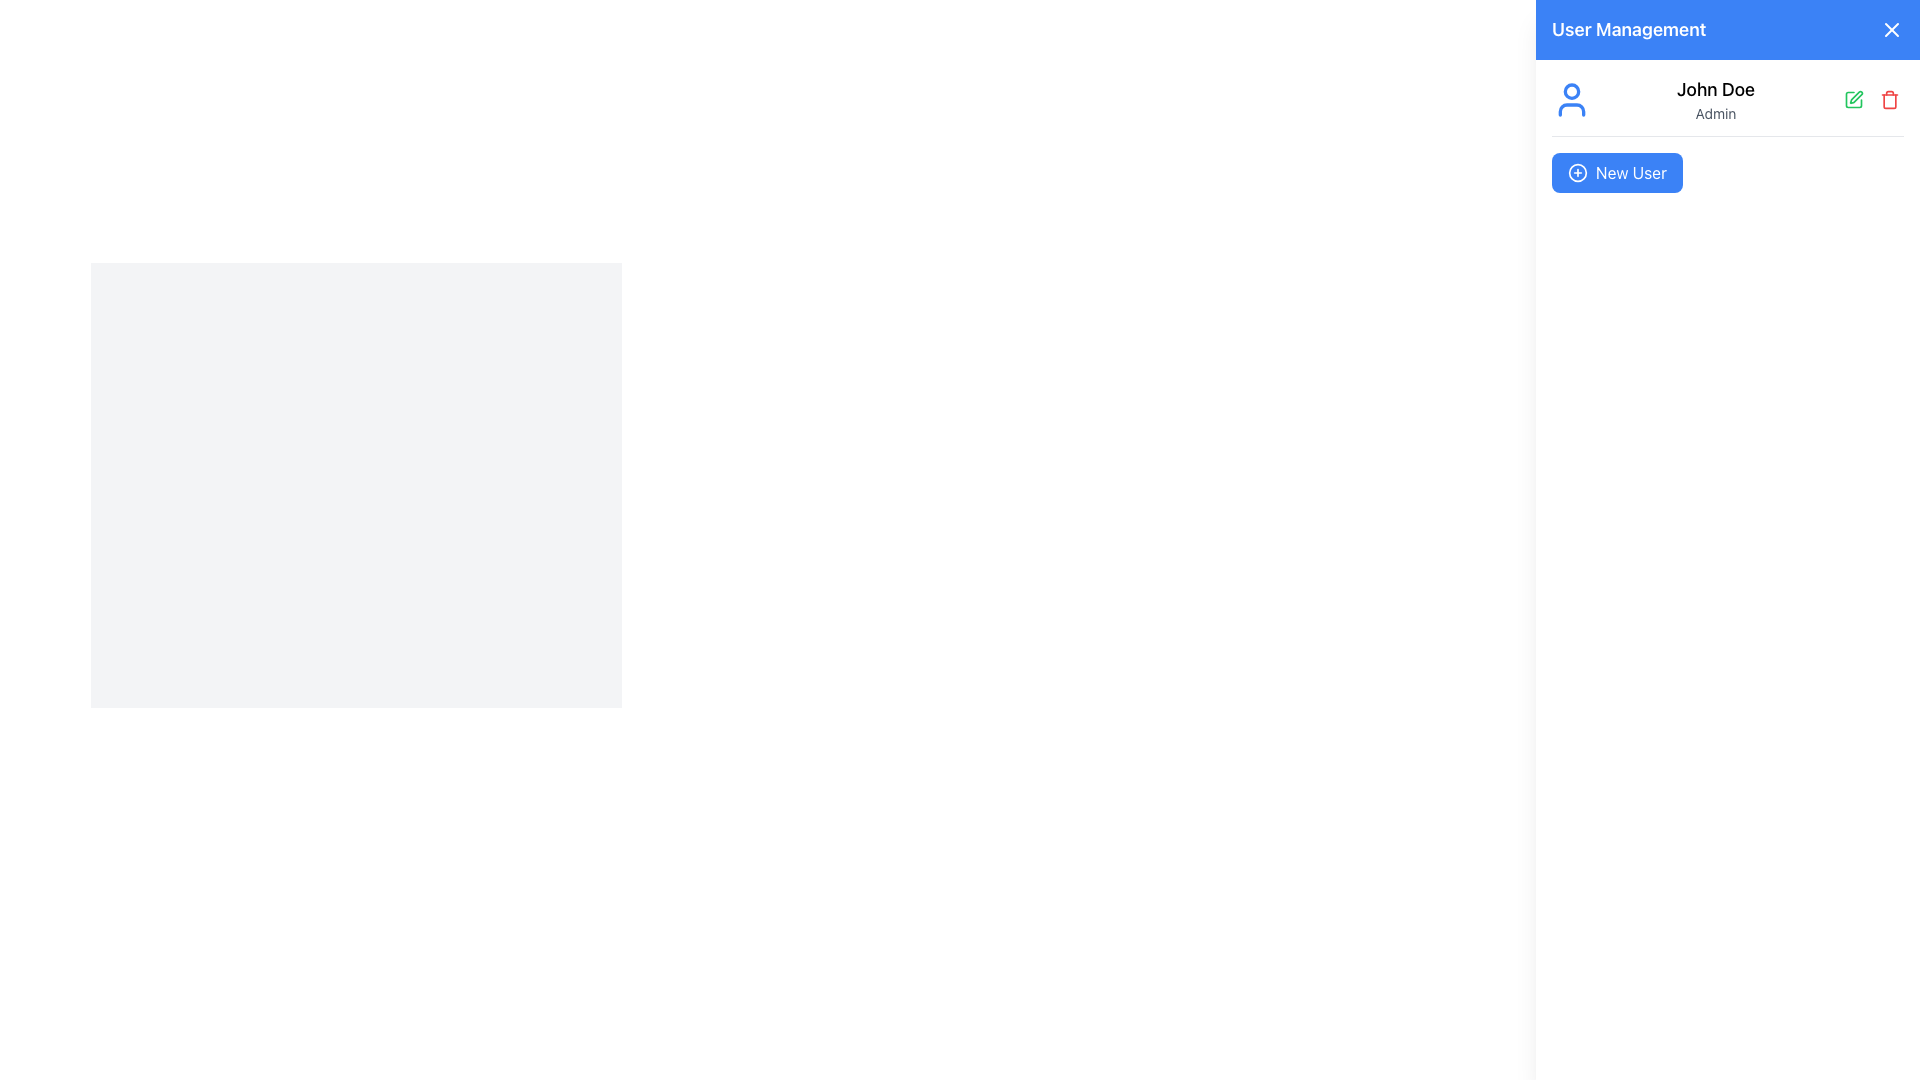 This screenshot has height=1080, width=1920. I want to click on the edit button for user 'John Doe', so click(1852, 100).